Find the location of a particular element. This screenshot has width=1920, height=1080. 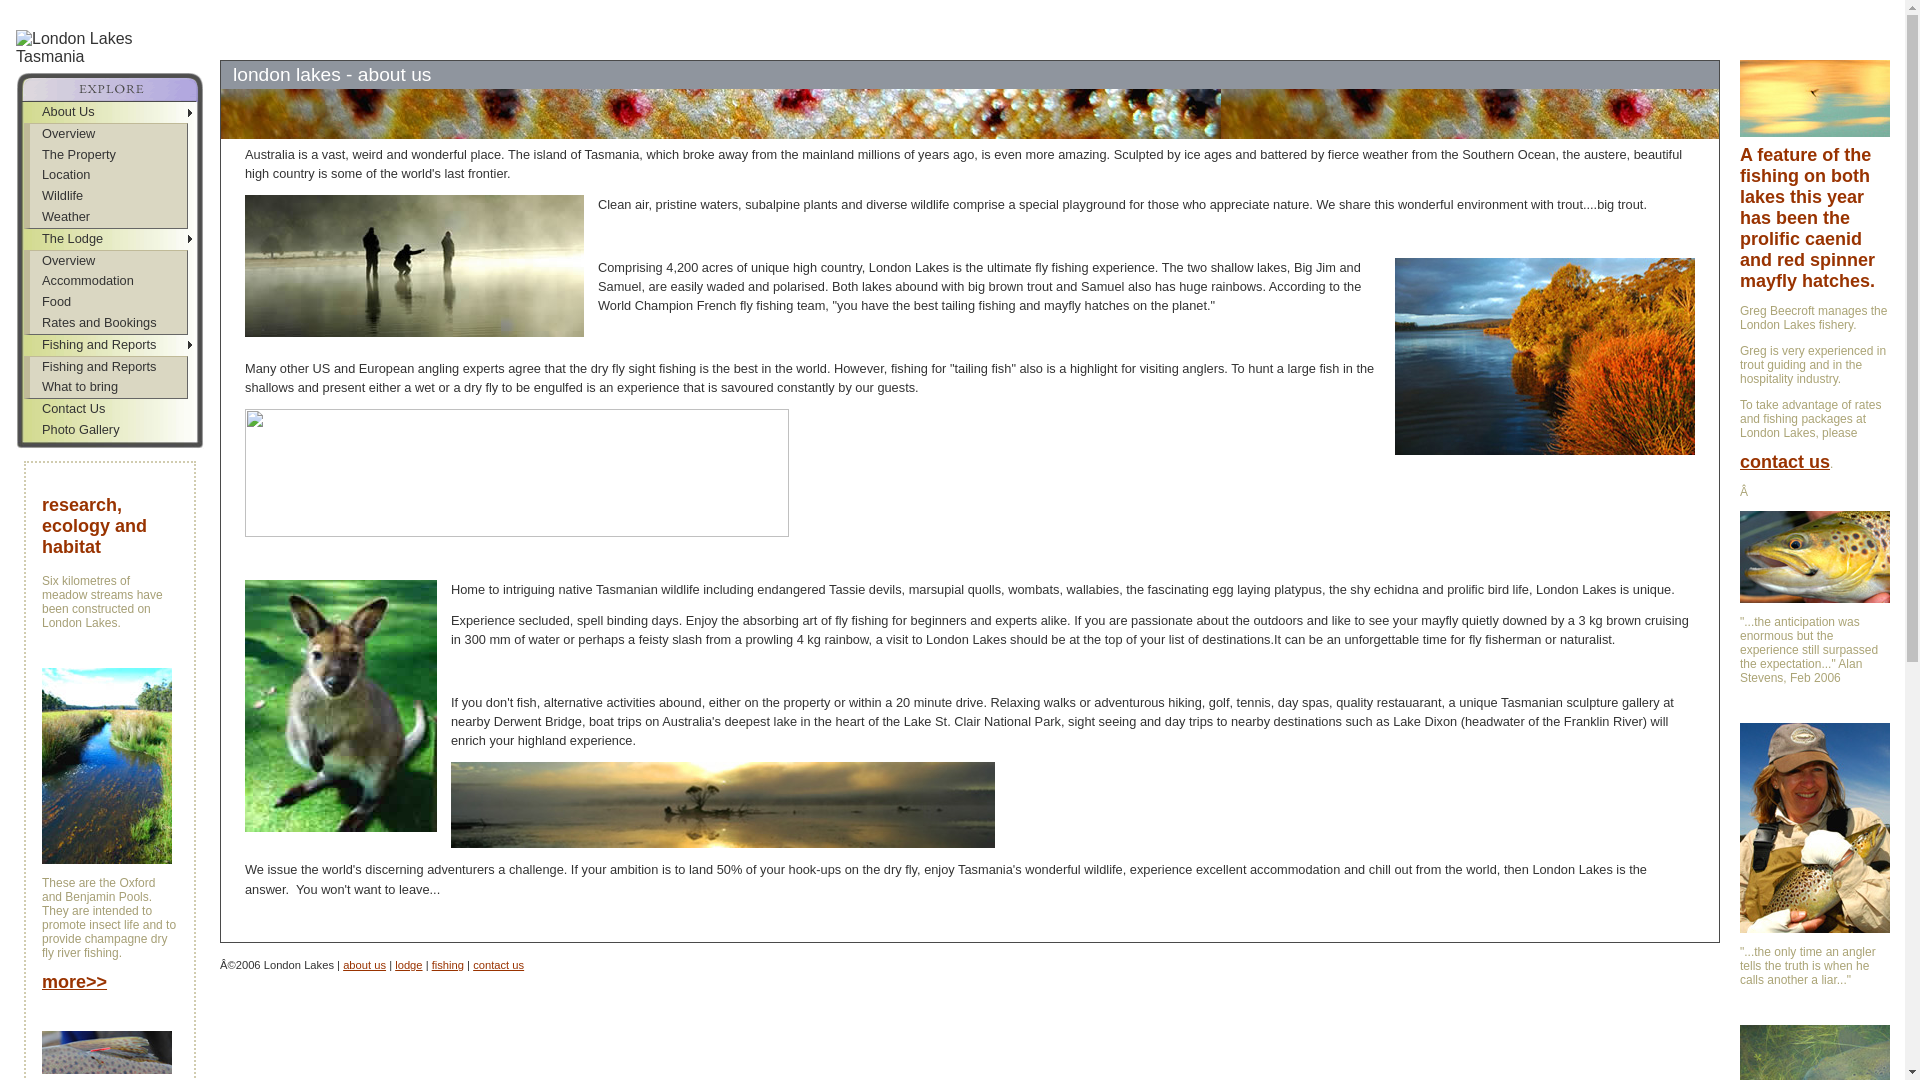

'Photo Gallery' is located at coordinates (109, 429).